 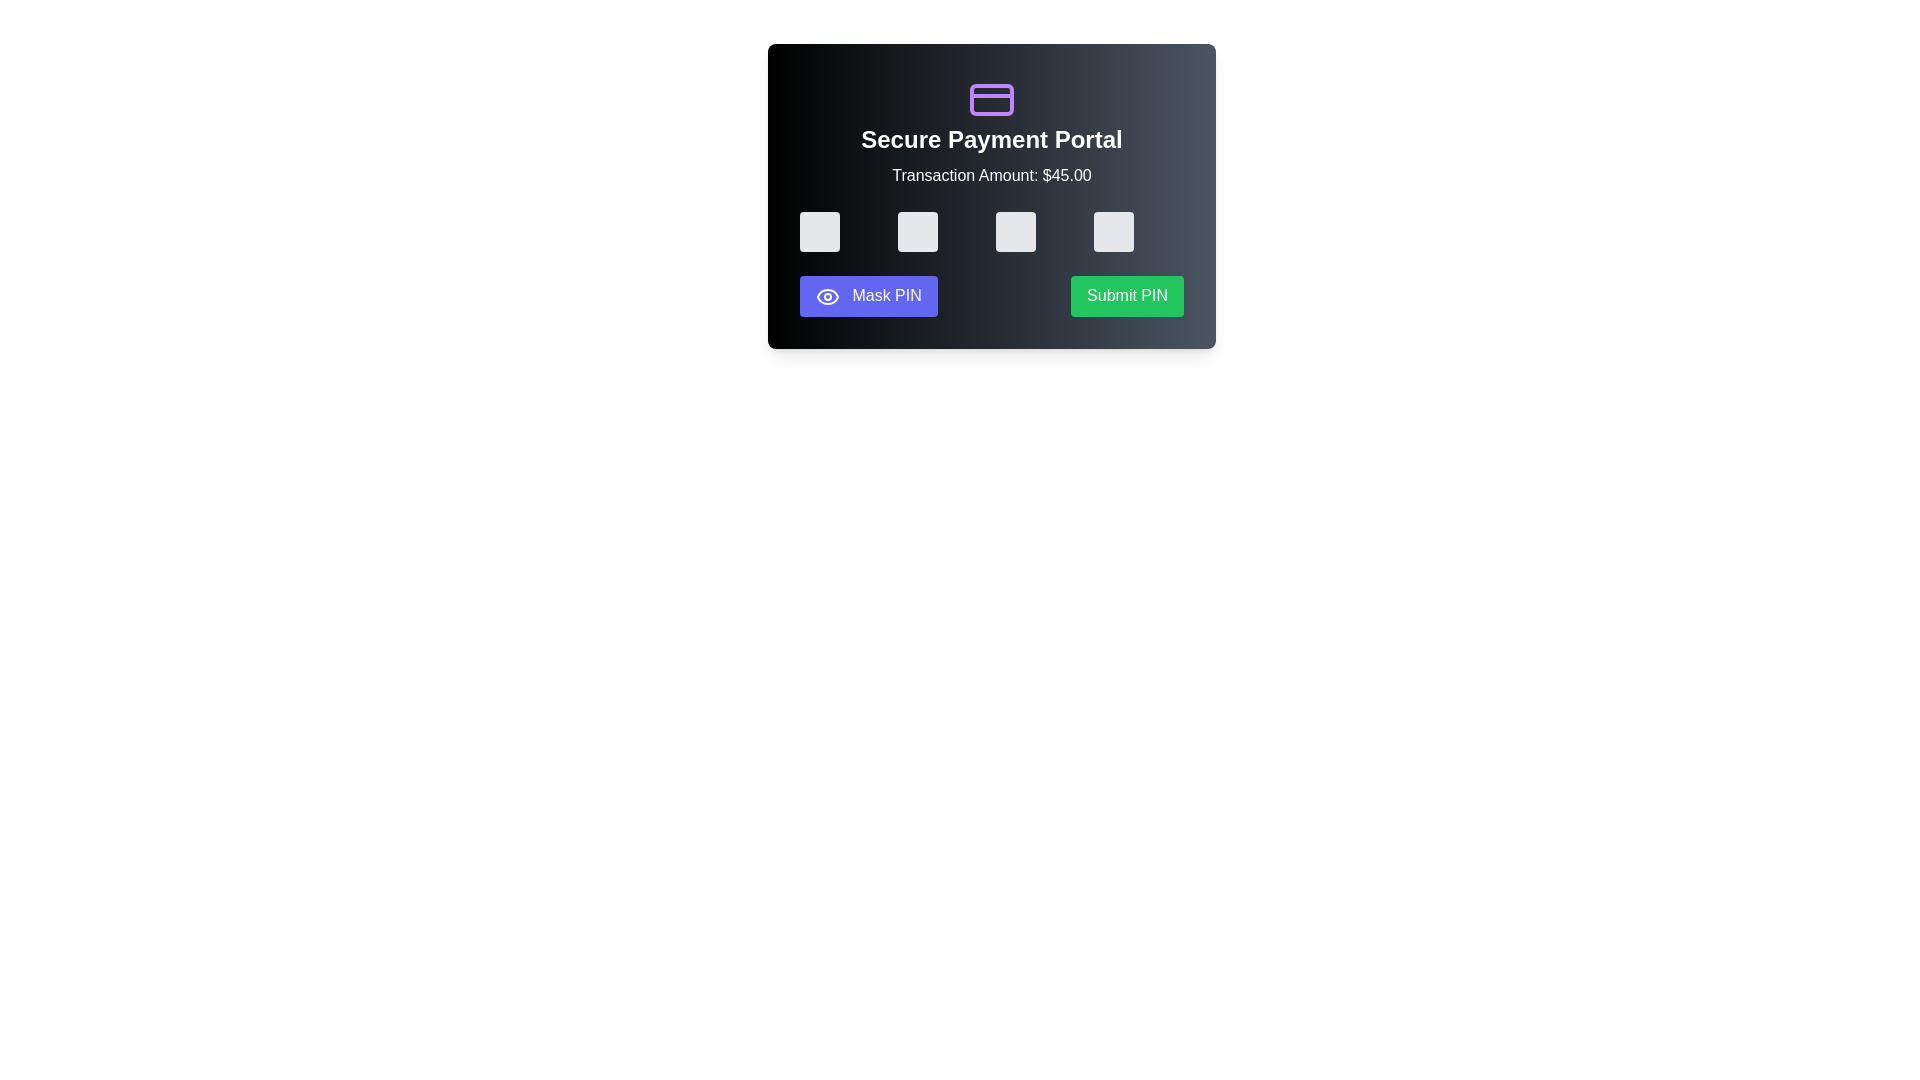 What do you see at coordinates (828, 296) in the screenshot?
I see `the eye-like icon located to the left of the 'Mask PIN' button` at bounding box center [828, 296].